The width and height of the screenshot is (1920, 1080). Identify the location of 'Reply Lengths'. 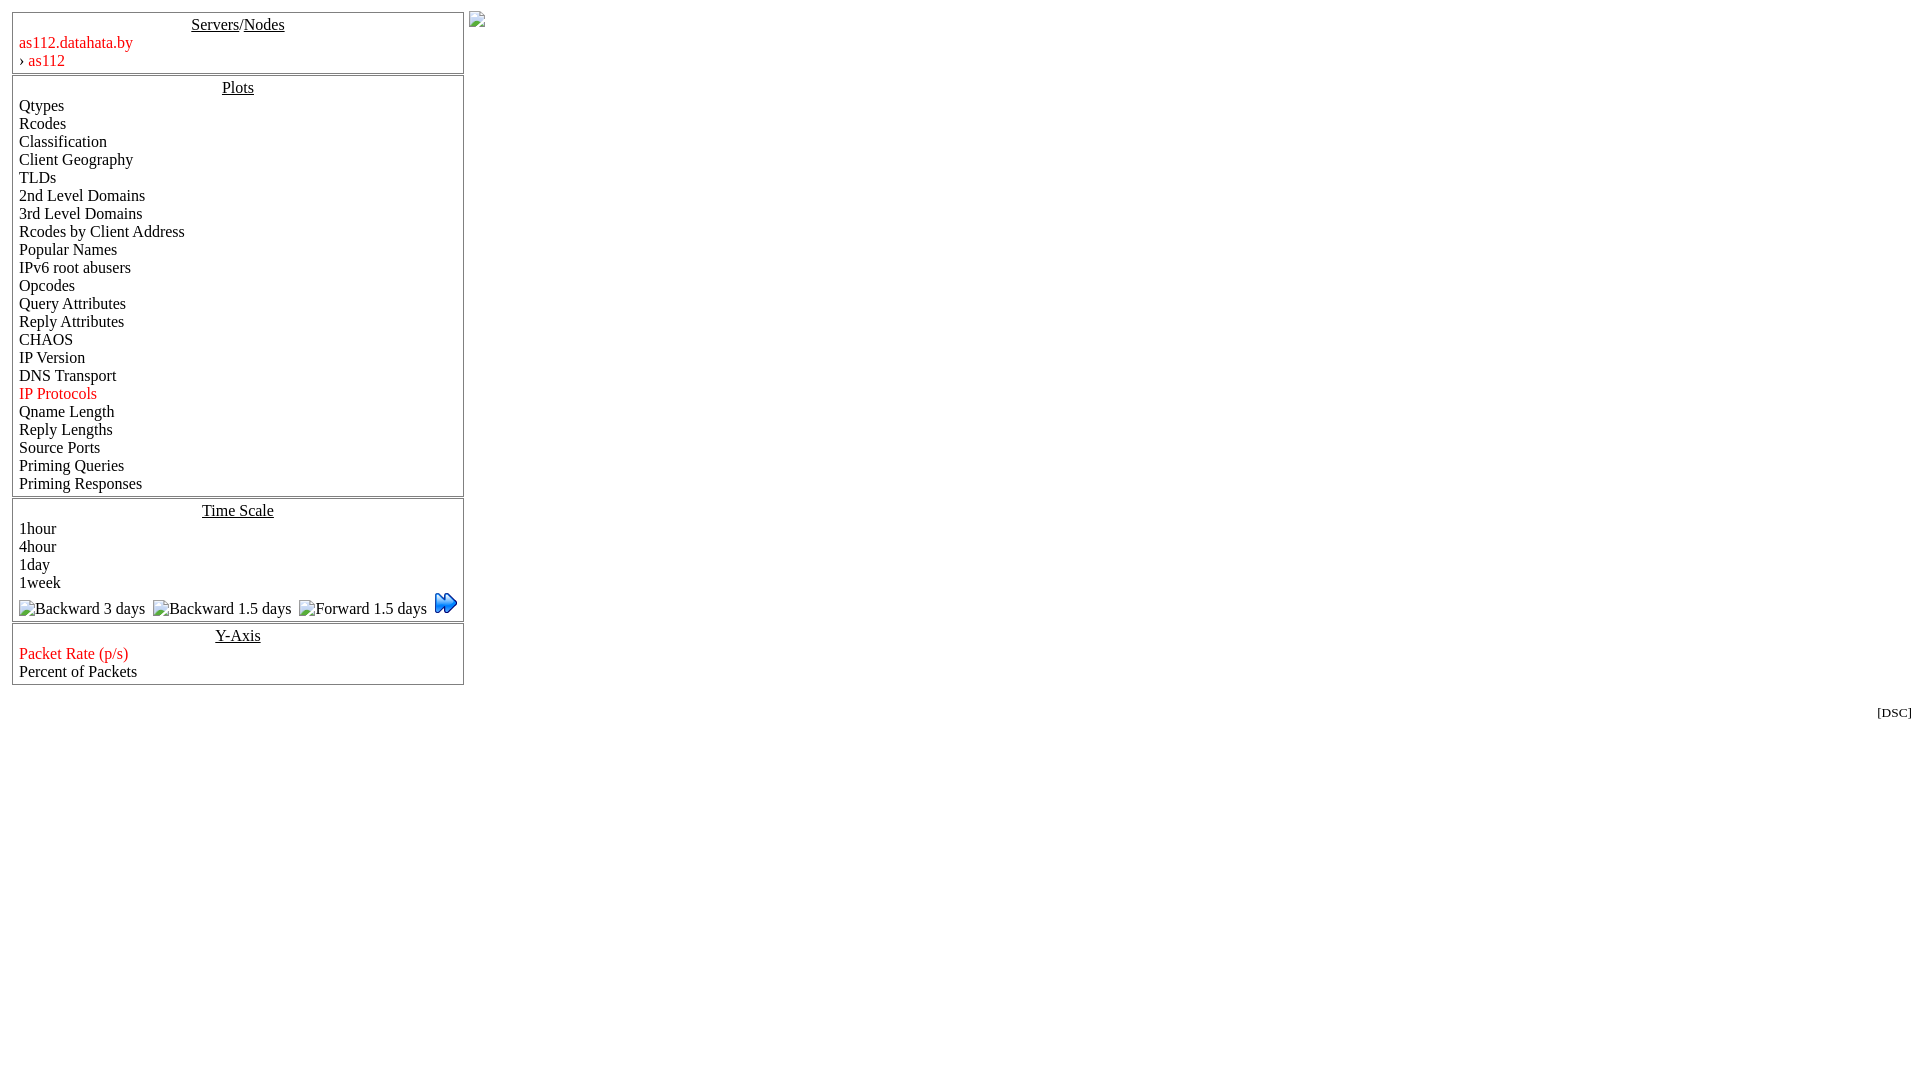
(66, 428).